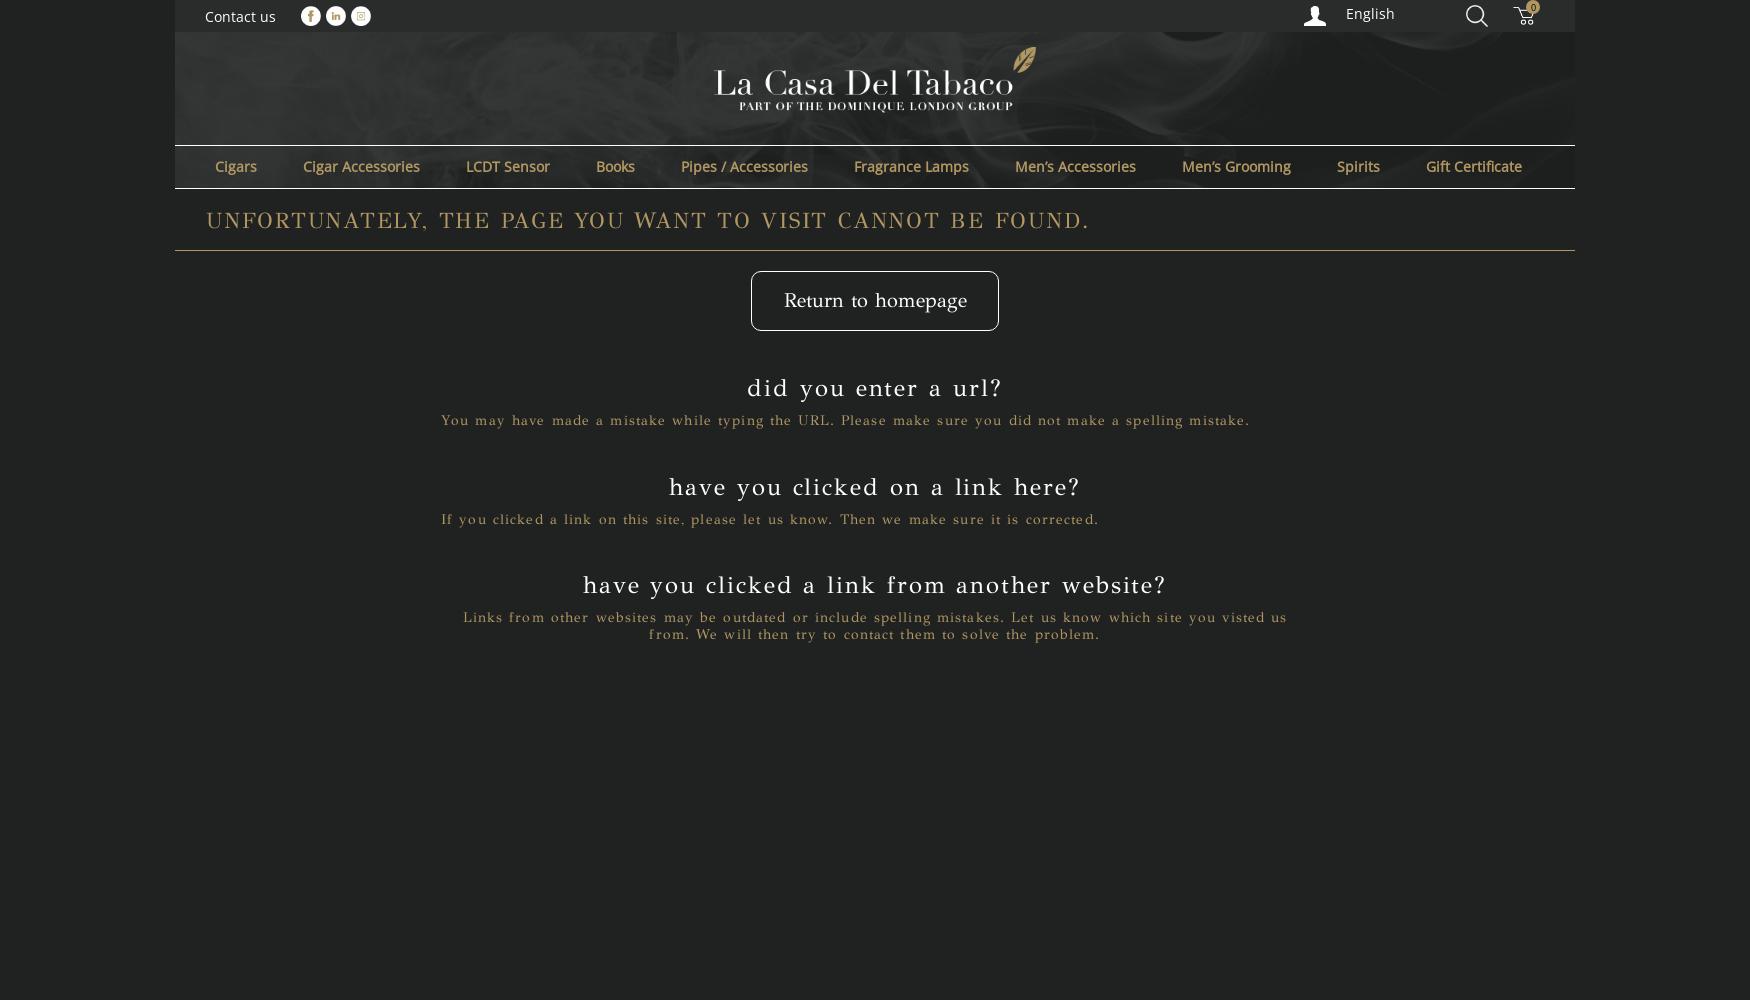 Image resolution: width=1750 pixels, height=1000 pixels. What do you see at coordinates (874, 584) in the screenshot?
I see `'Have you clicked a link from another website?'` at bounding box center [874, 584].